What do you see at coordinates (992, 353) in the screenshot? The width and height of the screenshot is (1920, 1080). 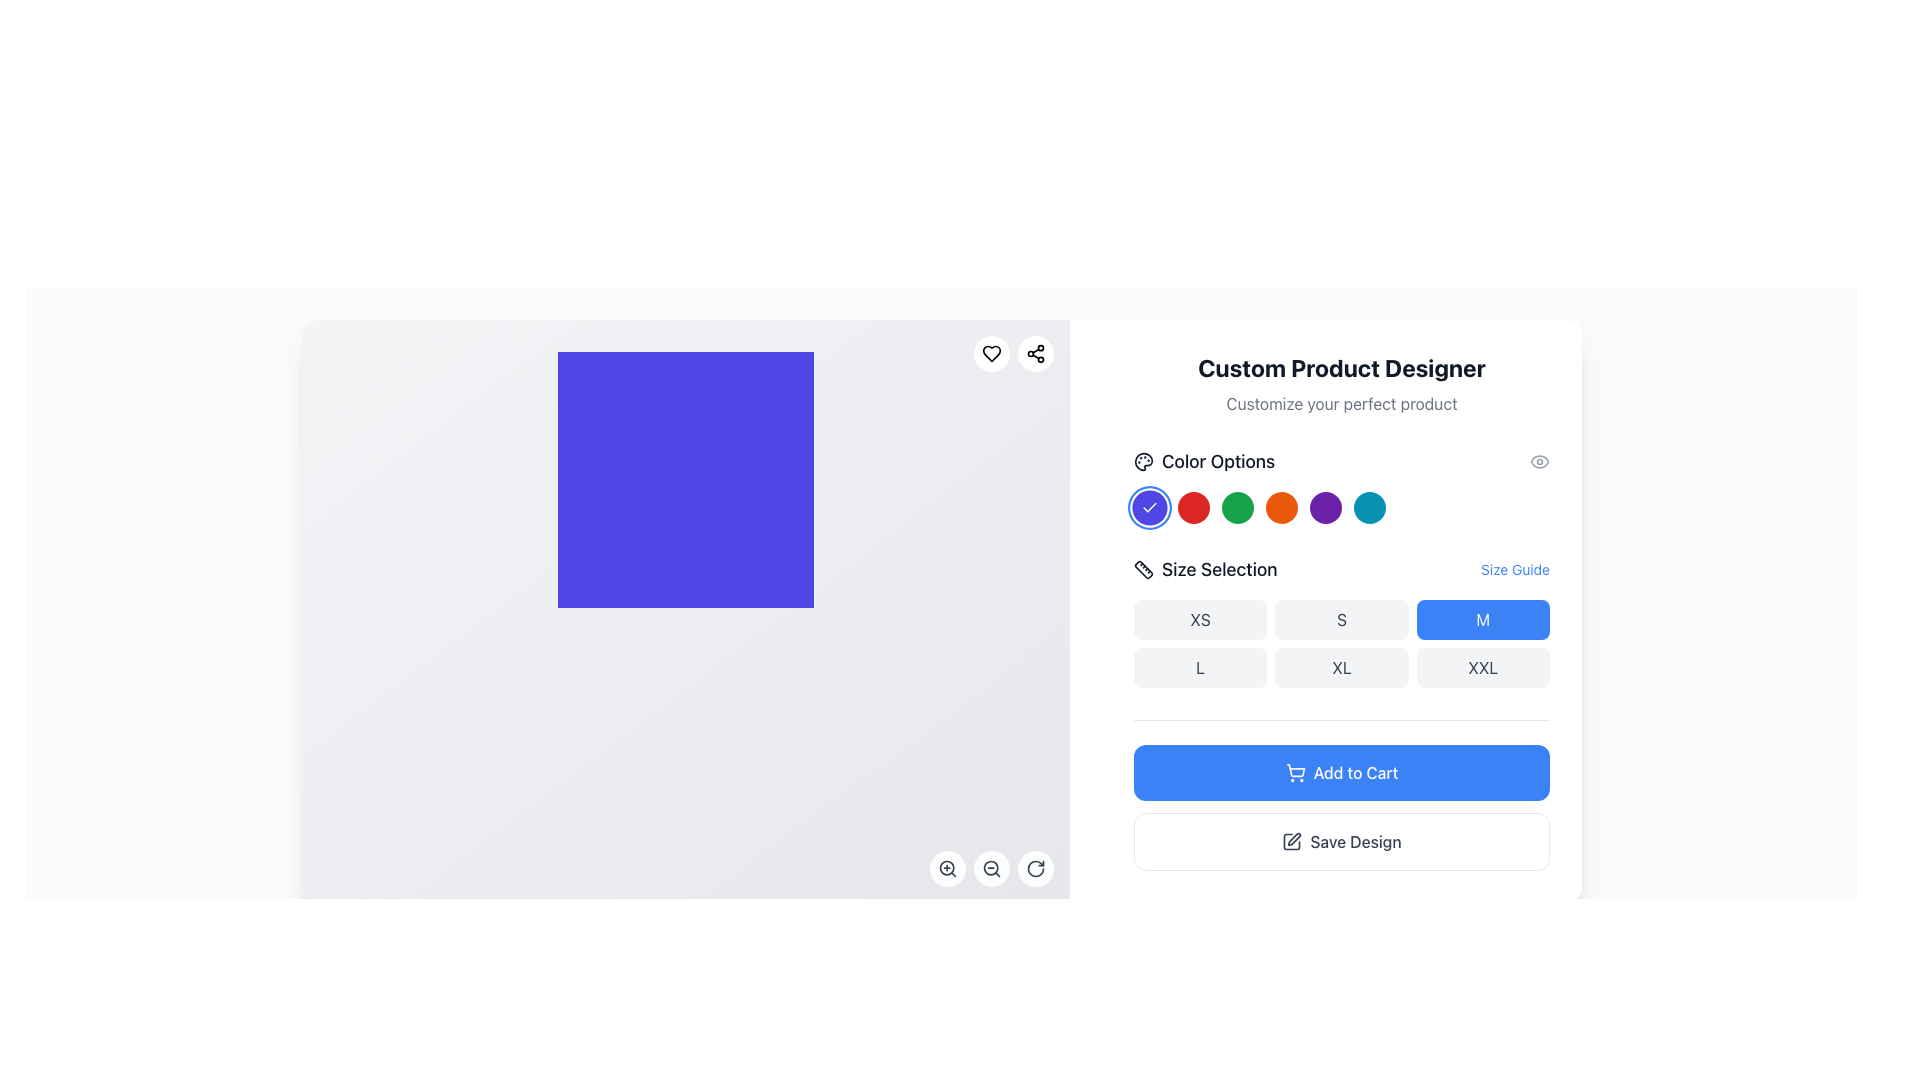 I see `the small circular button with a white background and a black heart icon, located in the top-right corner of the content area` at bounding box center [992, 353].